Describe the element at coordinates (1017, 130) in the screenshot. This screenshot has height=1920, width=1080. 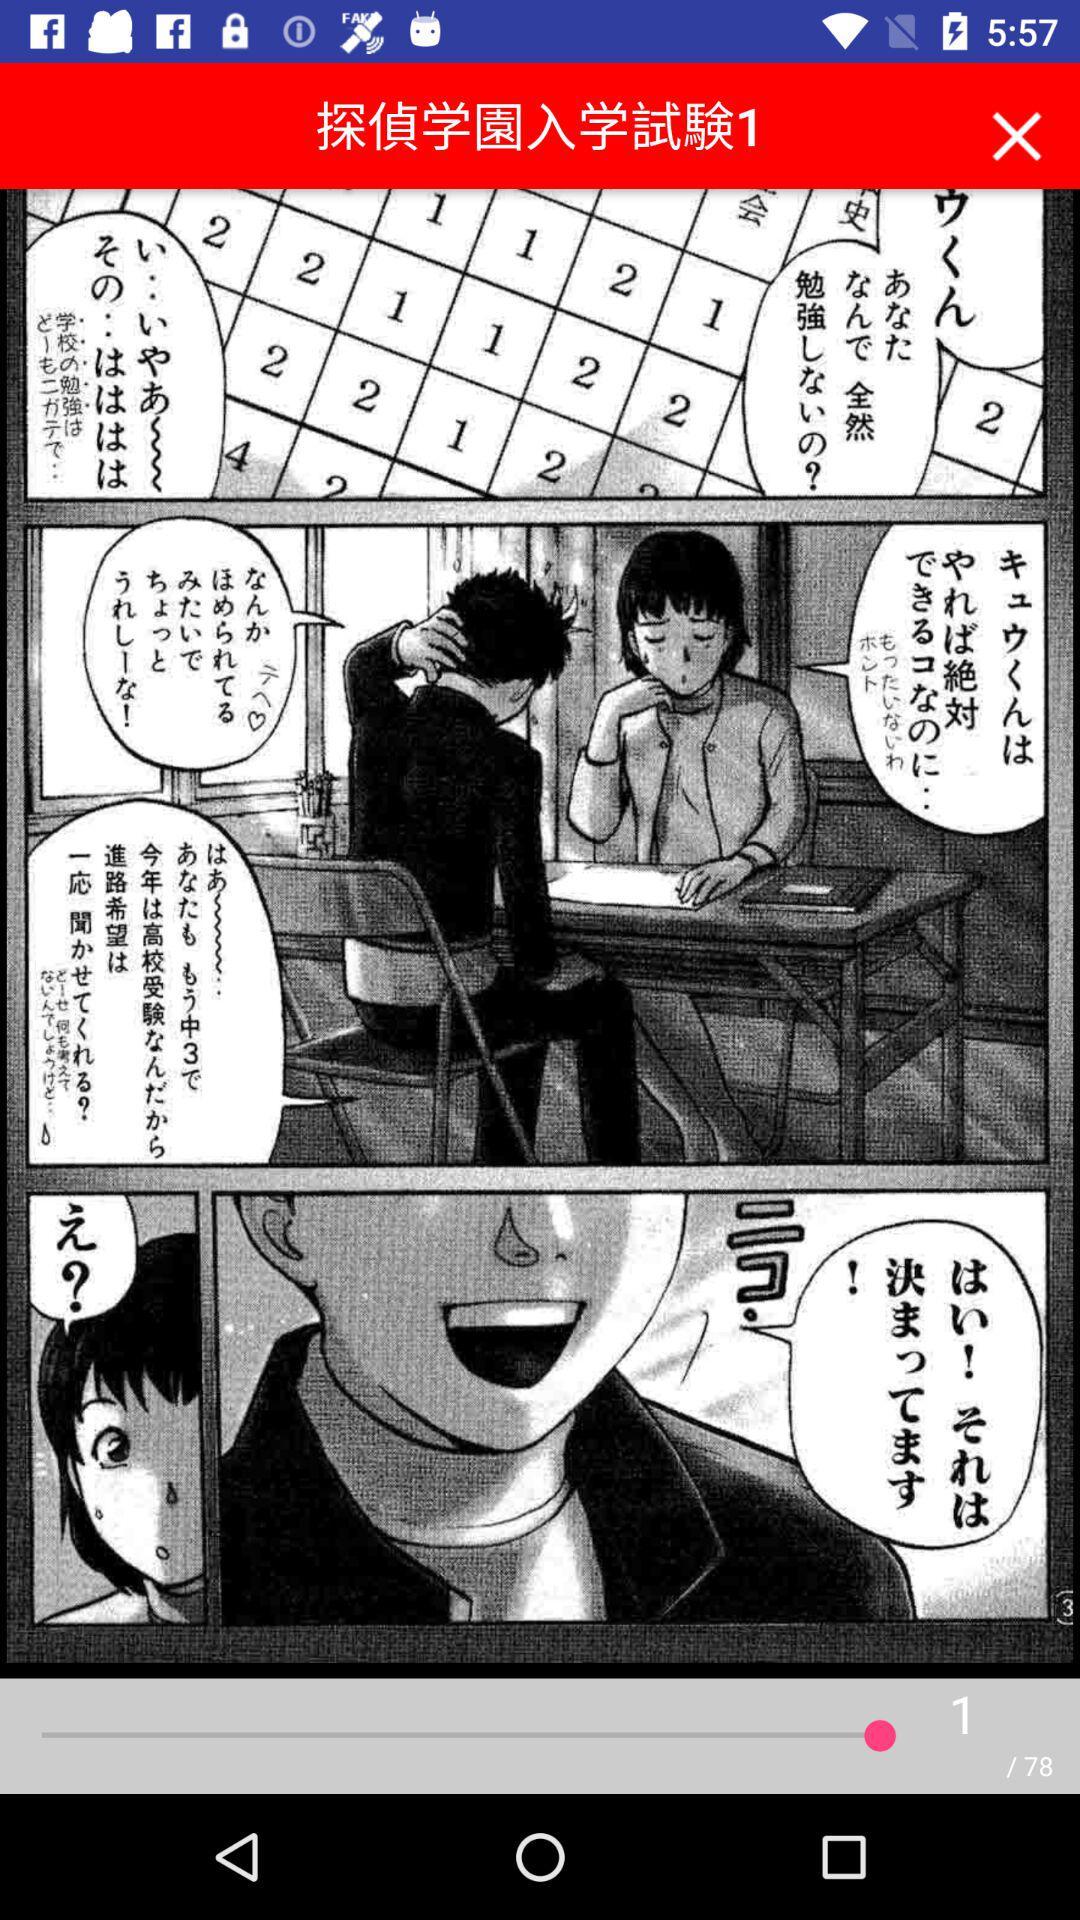
I see `icon at the top right corner` at that location.